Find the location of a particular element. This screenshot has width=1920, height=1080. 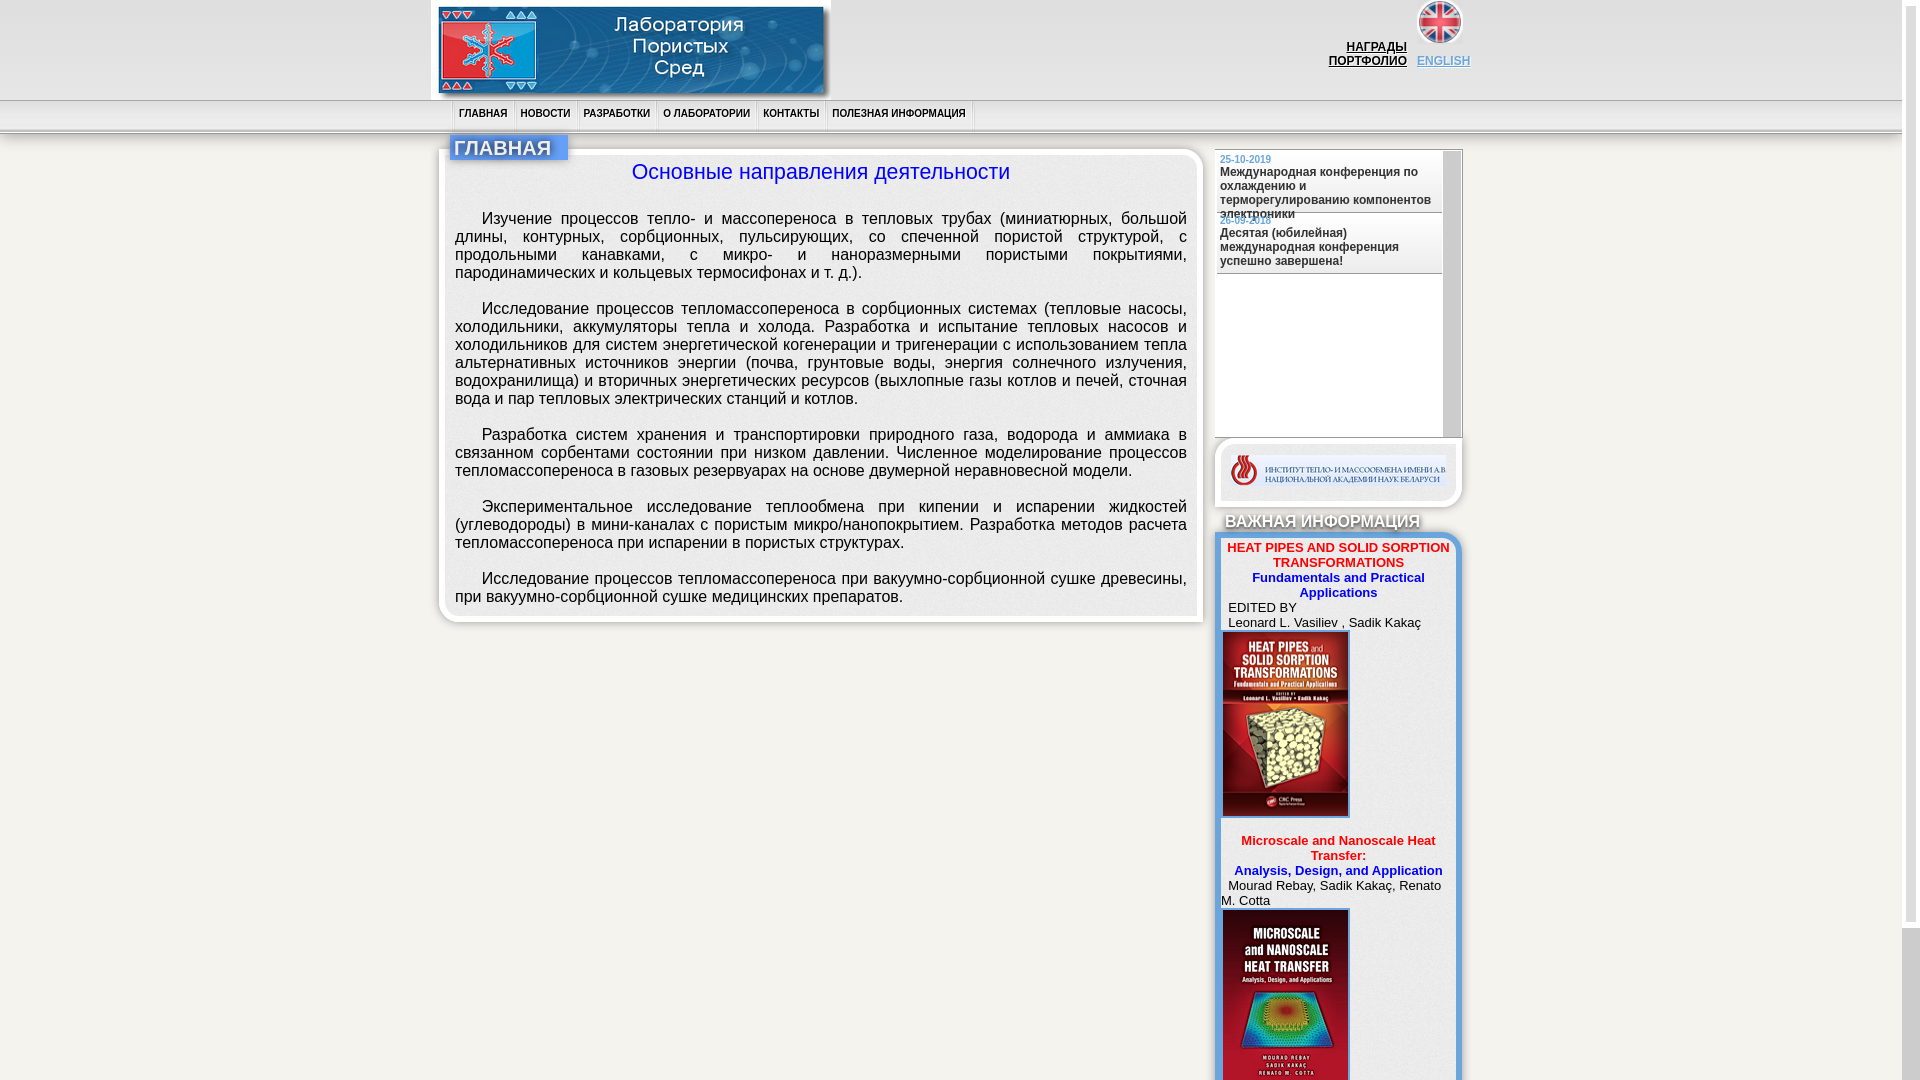

'ENGLISH' is located at coordinates (1415, 67).